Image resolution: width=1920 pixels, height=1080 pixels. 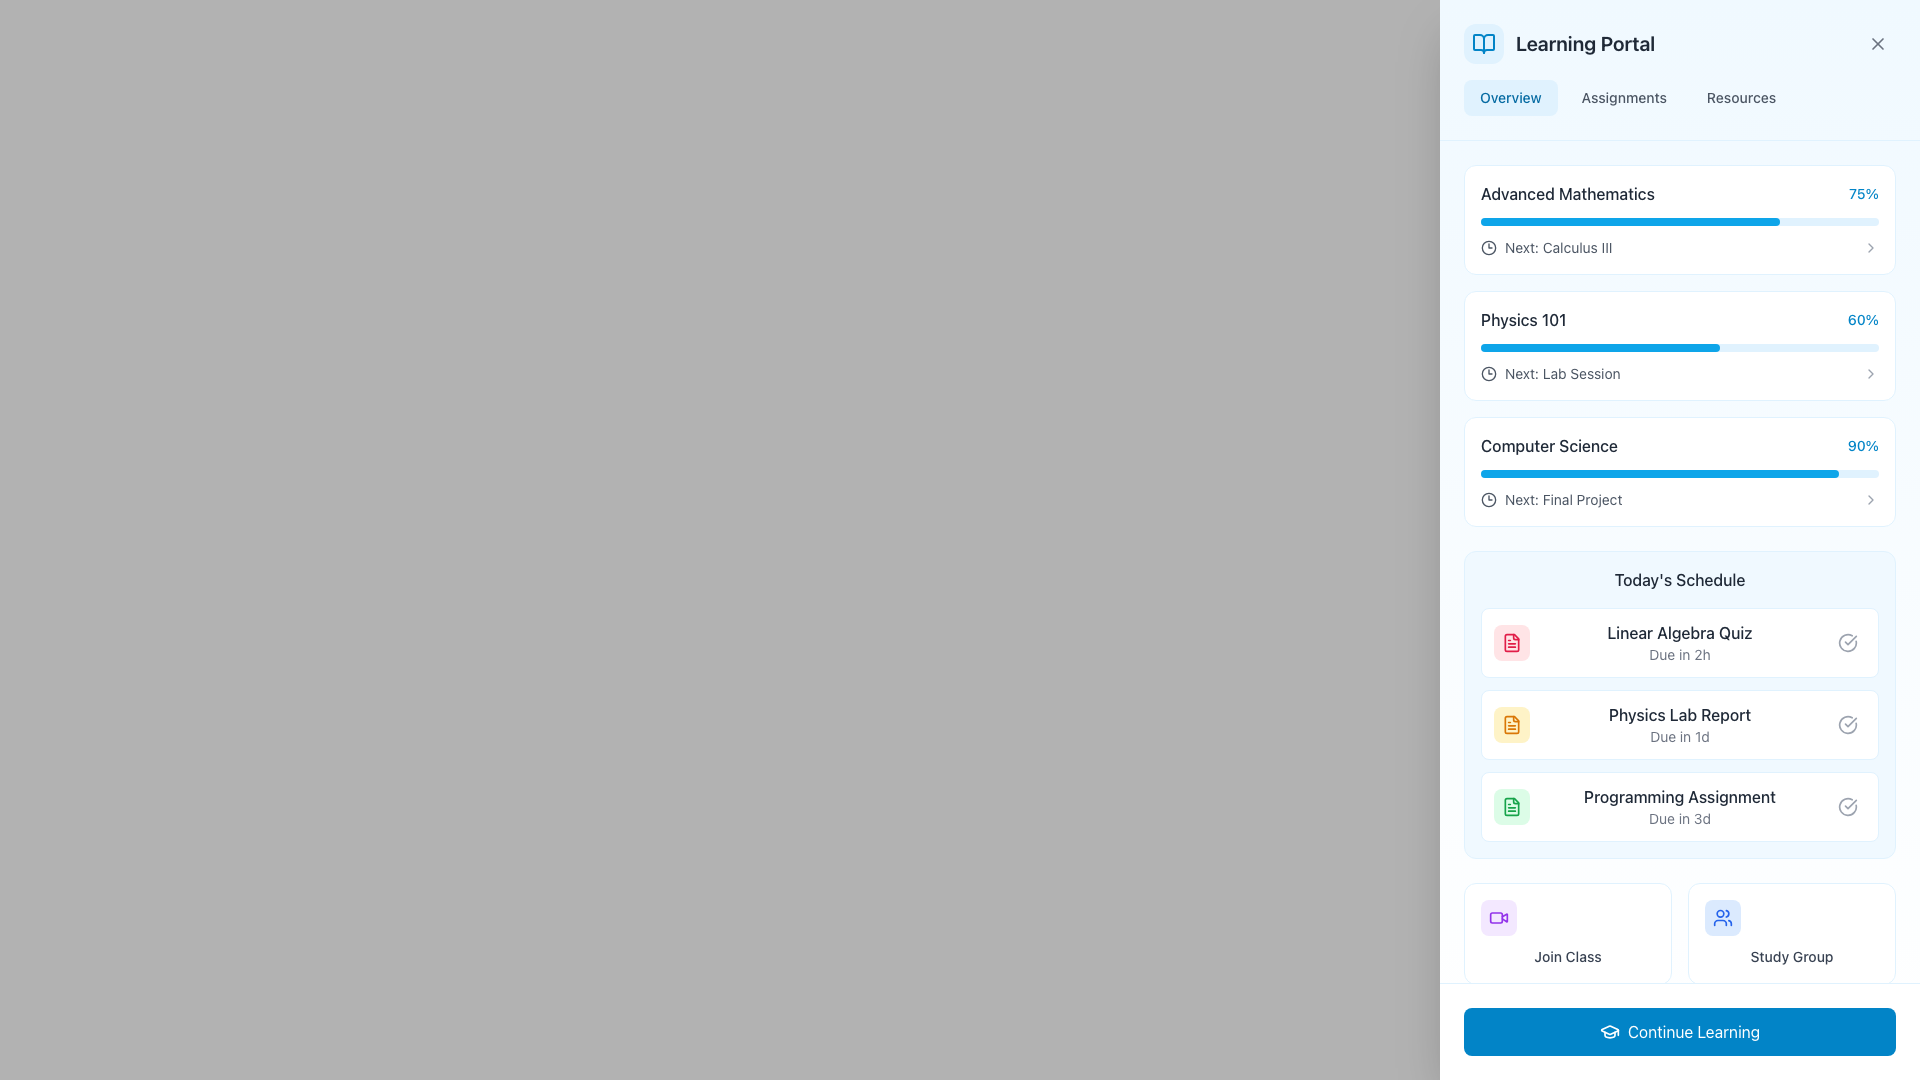 I want to click on progress percentage displayed on the progress bar for the 'Advanced Mathematics' course, which shows 75% and is located centrally within the 'Advanced Mathematics' card, so click(x=1630, y=222).